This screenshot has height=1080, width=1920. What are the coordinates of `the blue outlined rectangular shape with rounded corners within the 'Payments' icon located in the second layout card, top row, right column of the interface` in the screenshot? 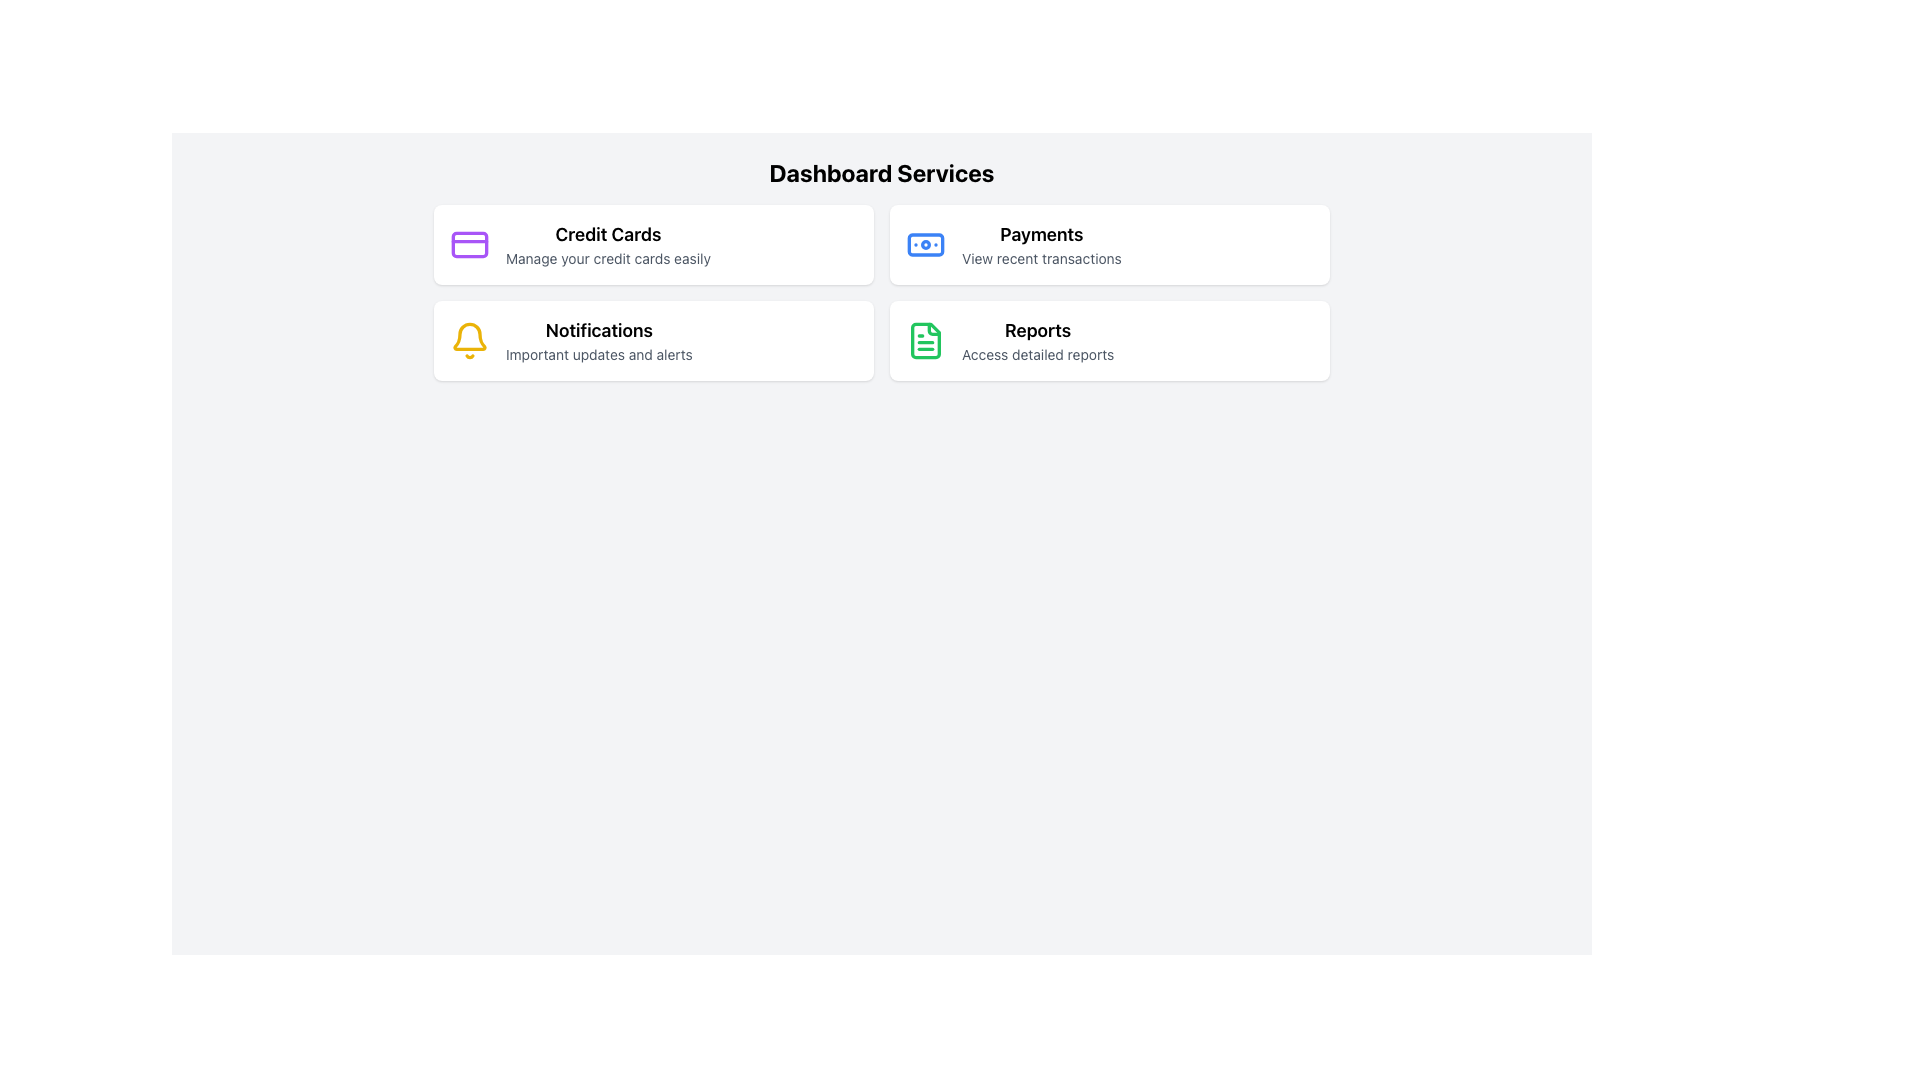 It's located at (925, 244).